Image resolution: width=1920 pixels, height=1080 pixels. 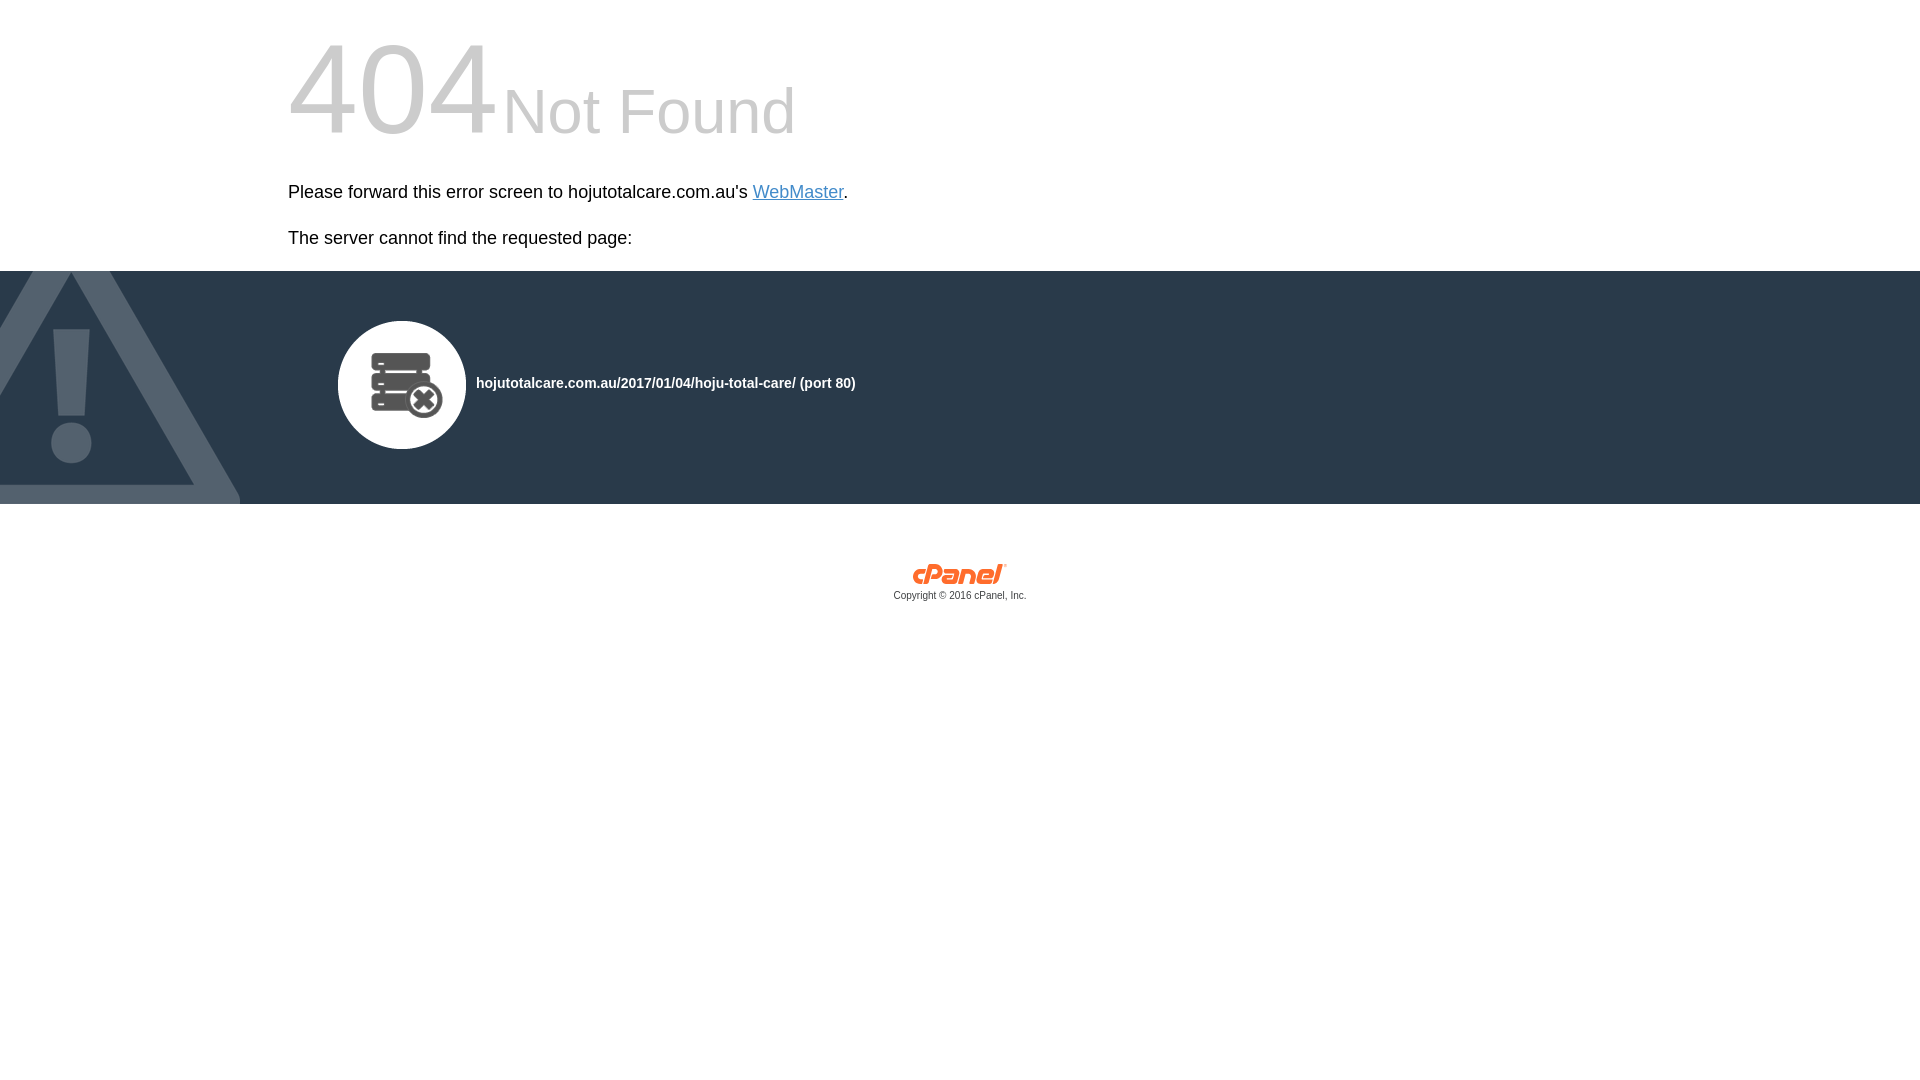 I want to click on 'WebMaster', so click(x=797, y=192).